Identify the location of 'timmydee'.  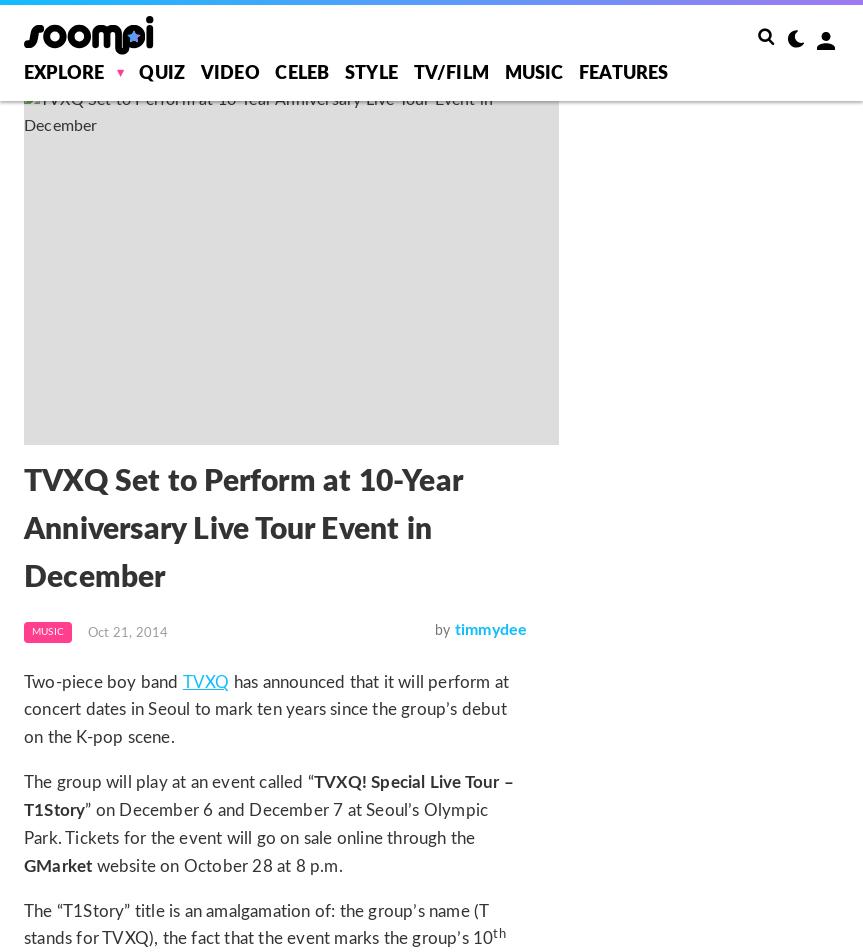
(489, 628).